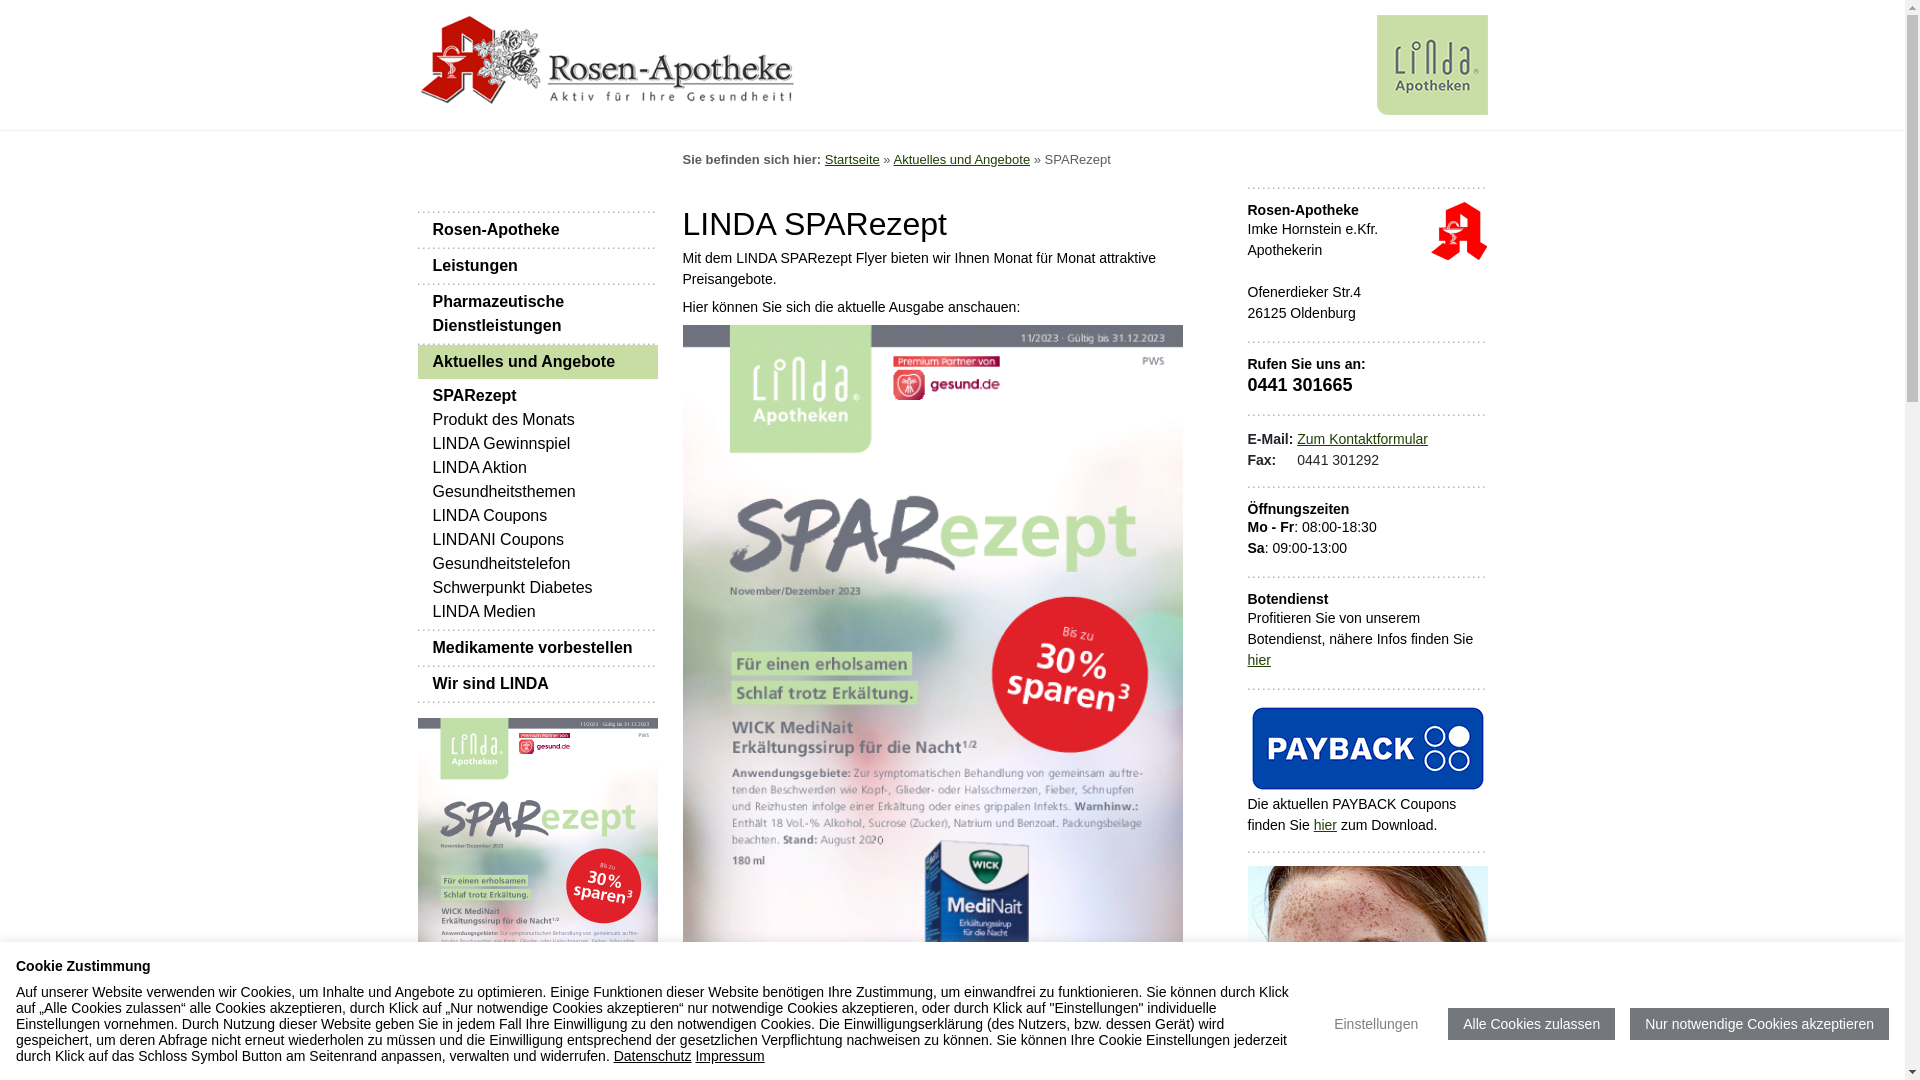  What do you see at coordinates (503, 418) in the screenshot?
I see `'Produkt des Monats'` at bounding box center [503, 418].